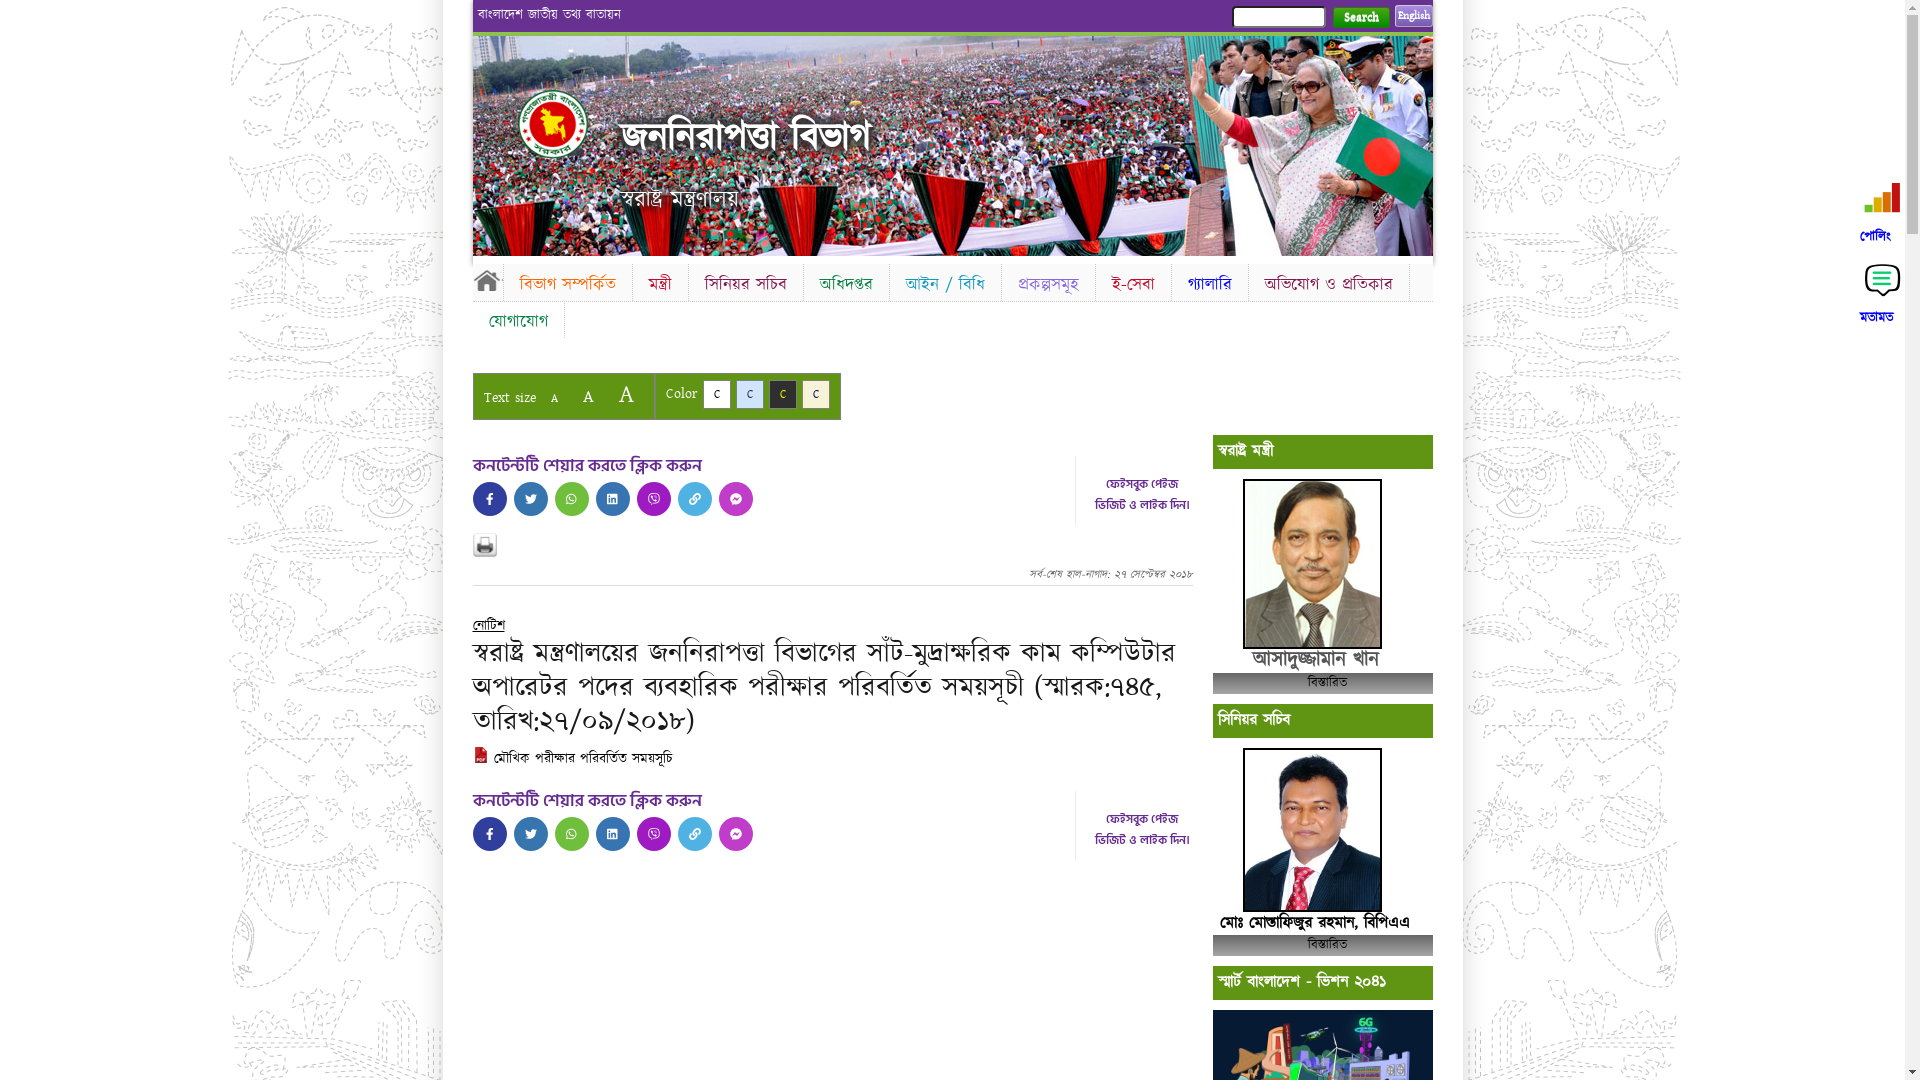  What do you see at coordinates (781, 394) in the screenshot?
I see `'C'` at bounding box center [781, 394].